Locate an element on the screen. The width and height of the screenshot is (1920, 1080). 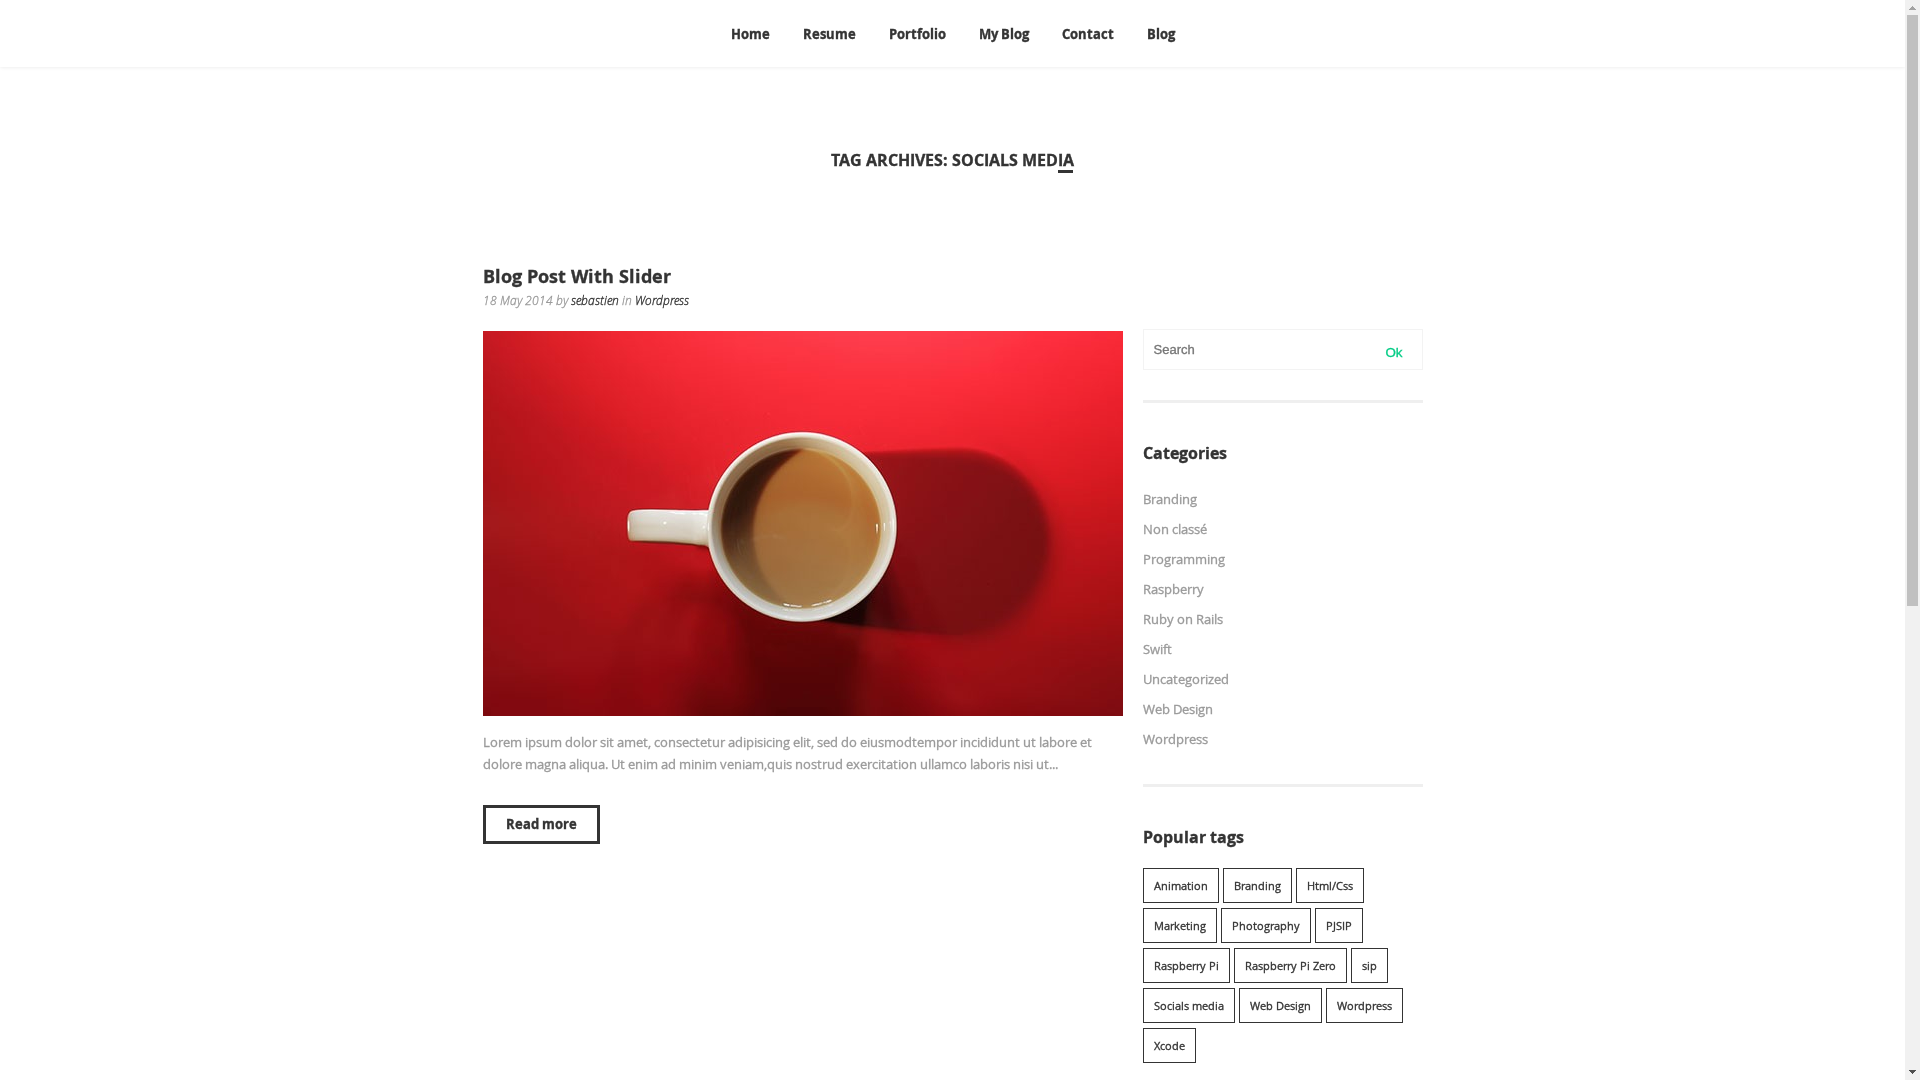
'Animation' is located at coordinates (1180, 884).